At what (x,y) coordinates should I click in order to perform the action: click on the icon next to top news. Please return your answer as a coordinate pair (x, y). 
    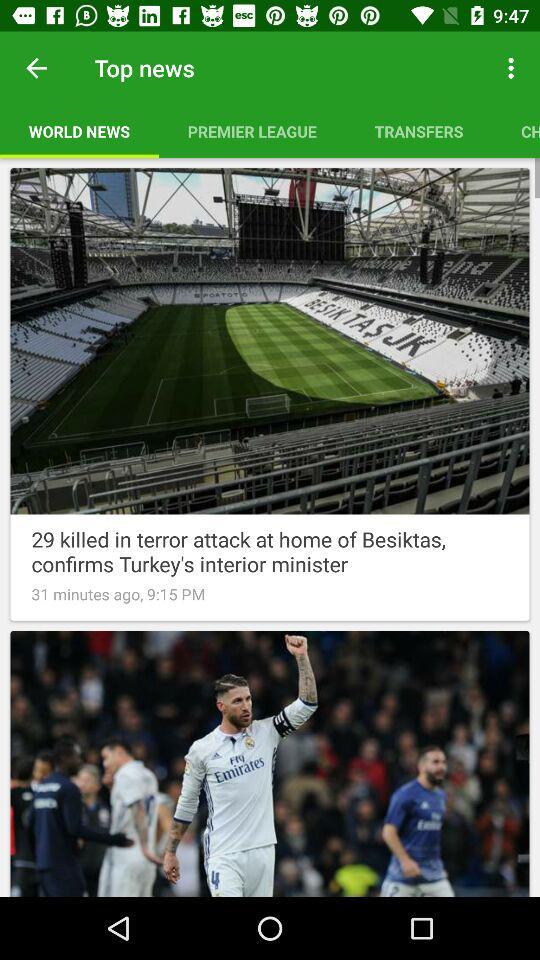
    Looking at the image, I should click on (36, 68).